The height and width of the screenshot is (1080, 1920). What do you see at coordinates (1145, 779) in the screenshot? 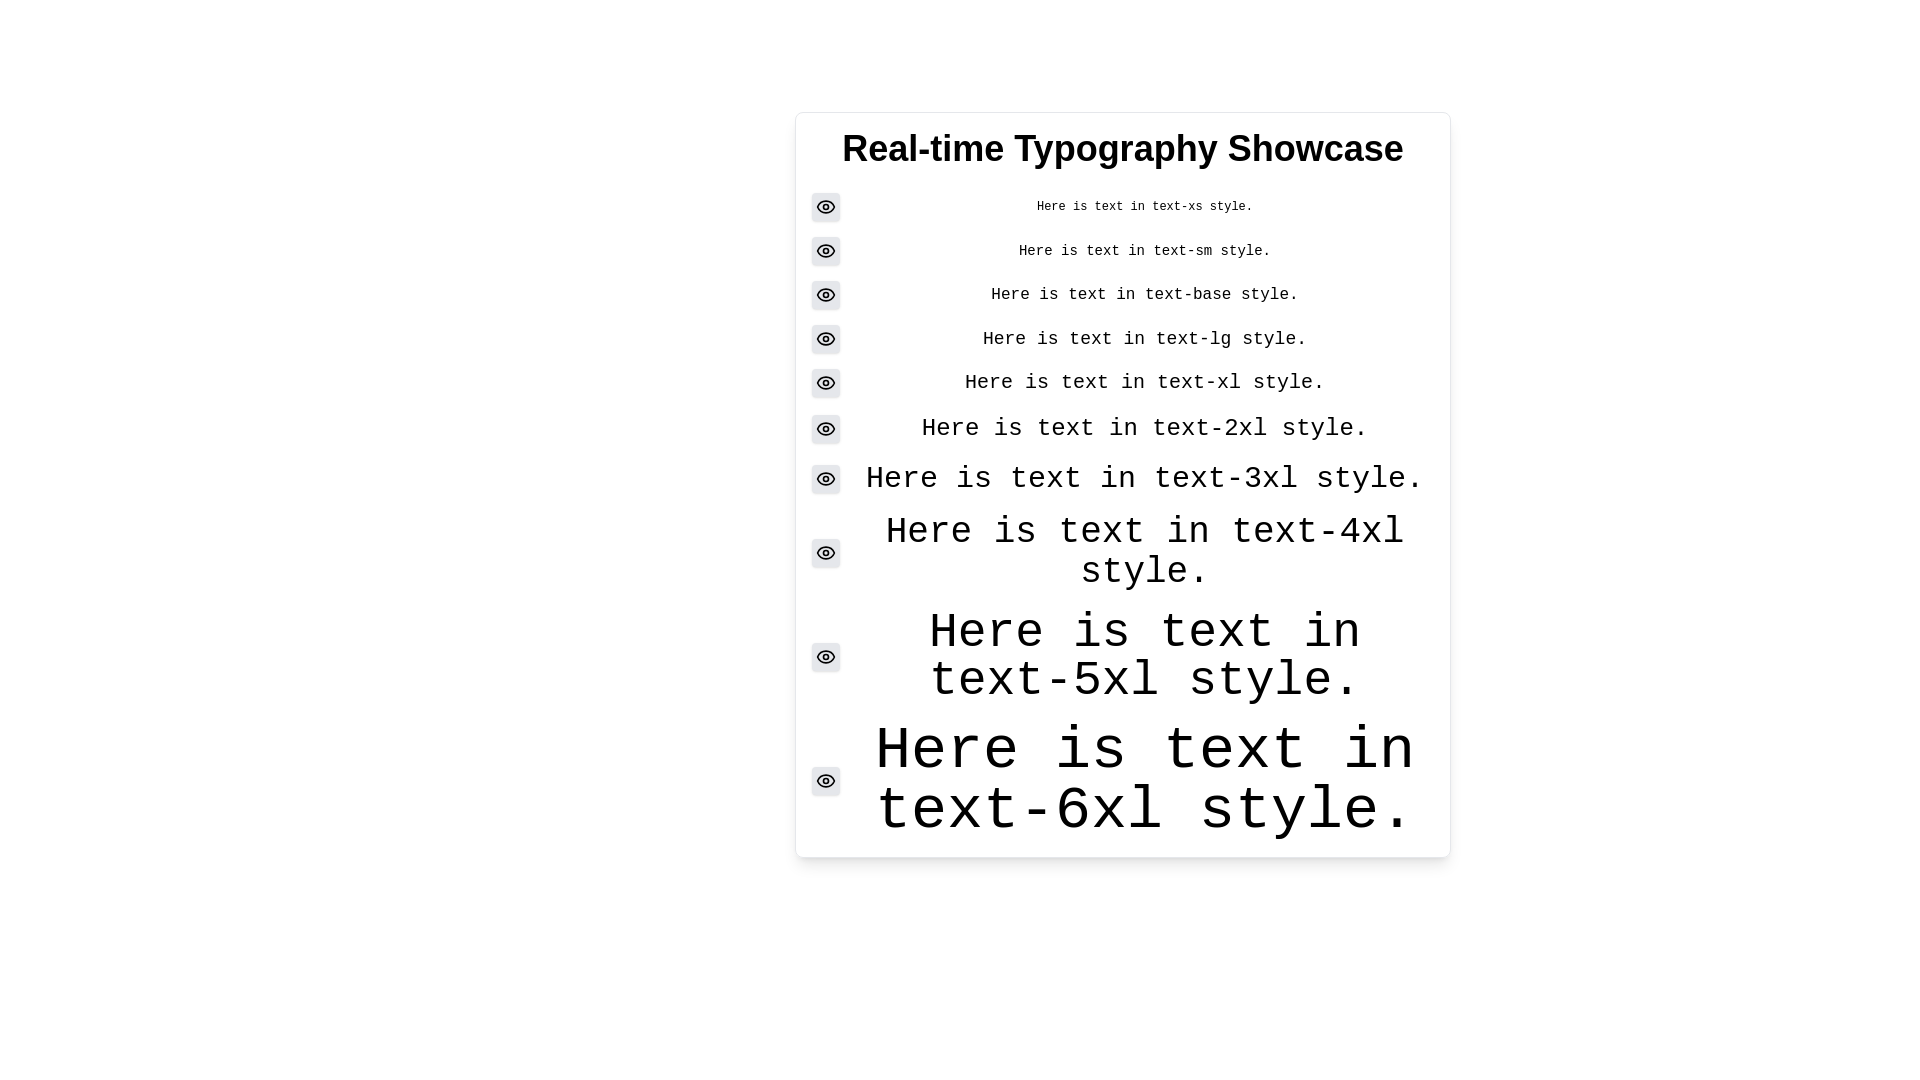
I see `the large static text block displaying the 'text-6xl' font styling at the bottom of the vertical list of textual elements` at bounding box center [1145, 779].